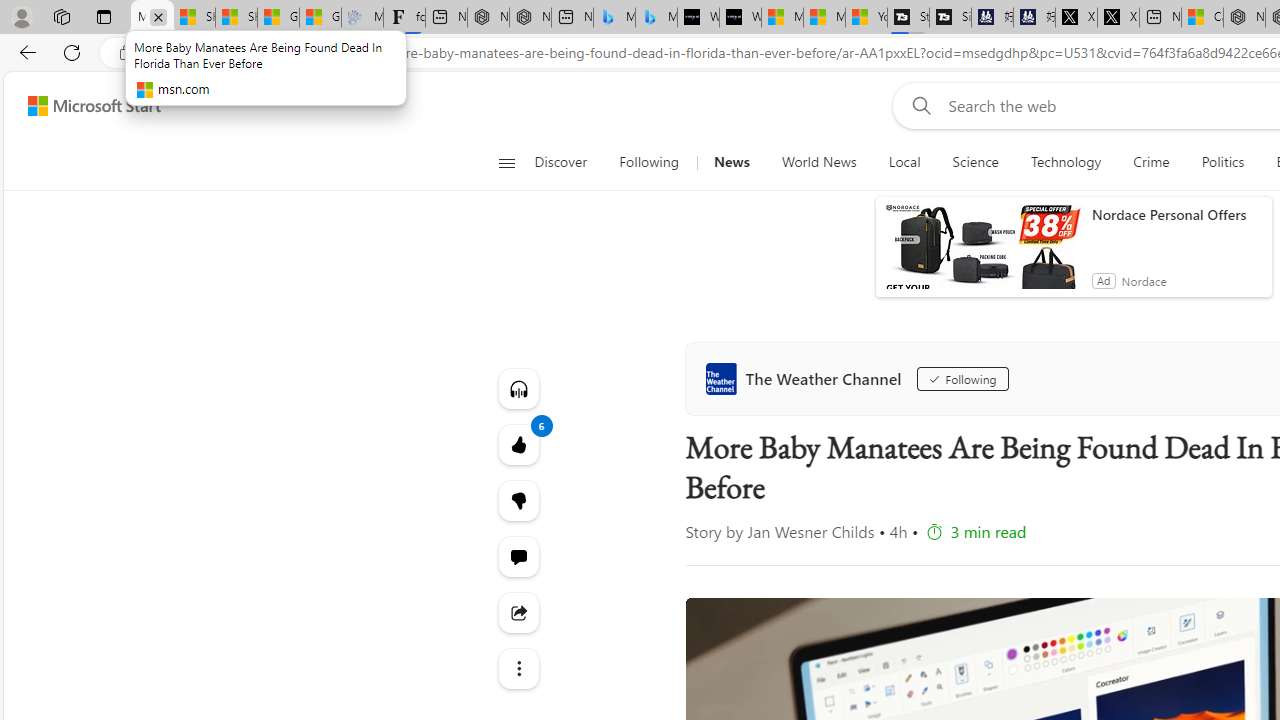  What do you see at coordinates (916, 105) in the screenshot?
I see `'Web search'` at bounding box center [916, 105].